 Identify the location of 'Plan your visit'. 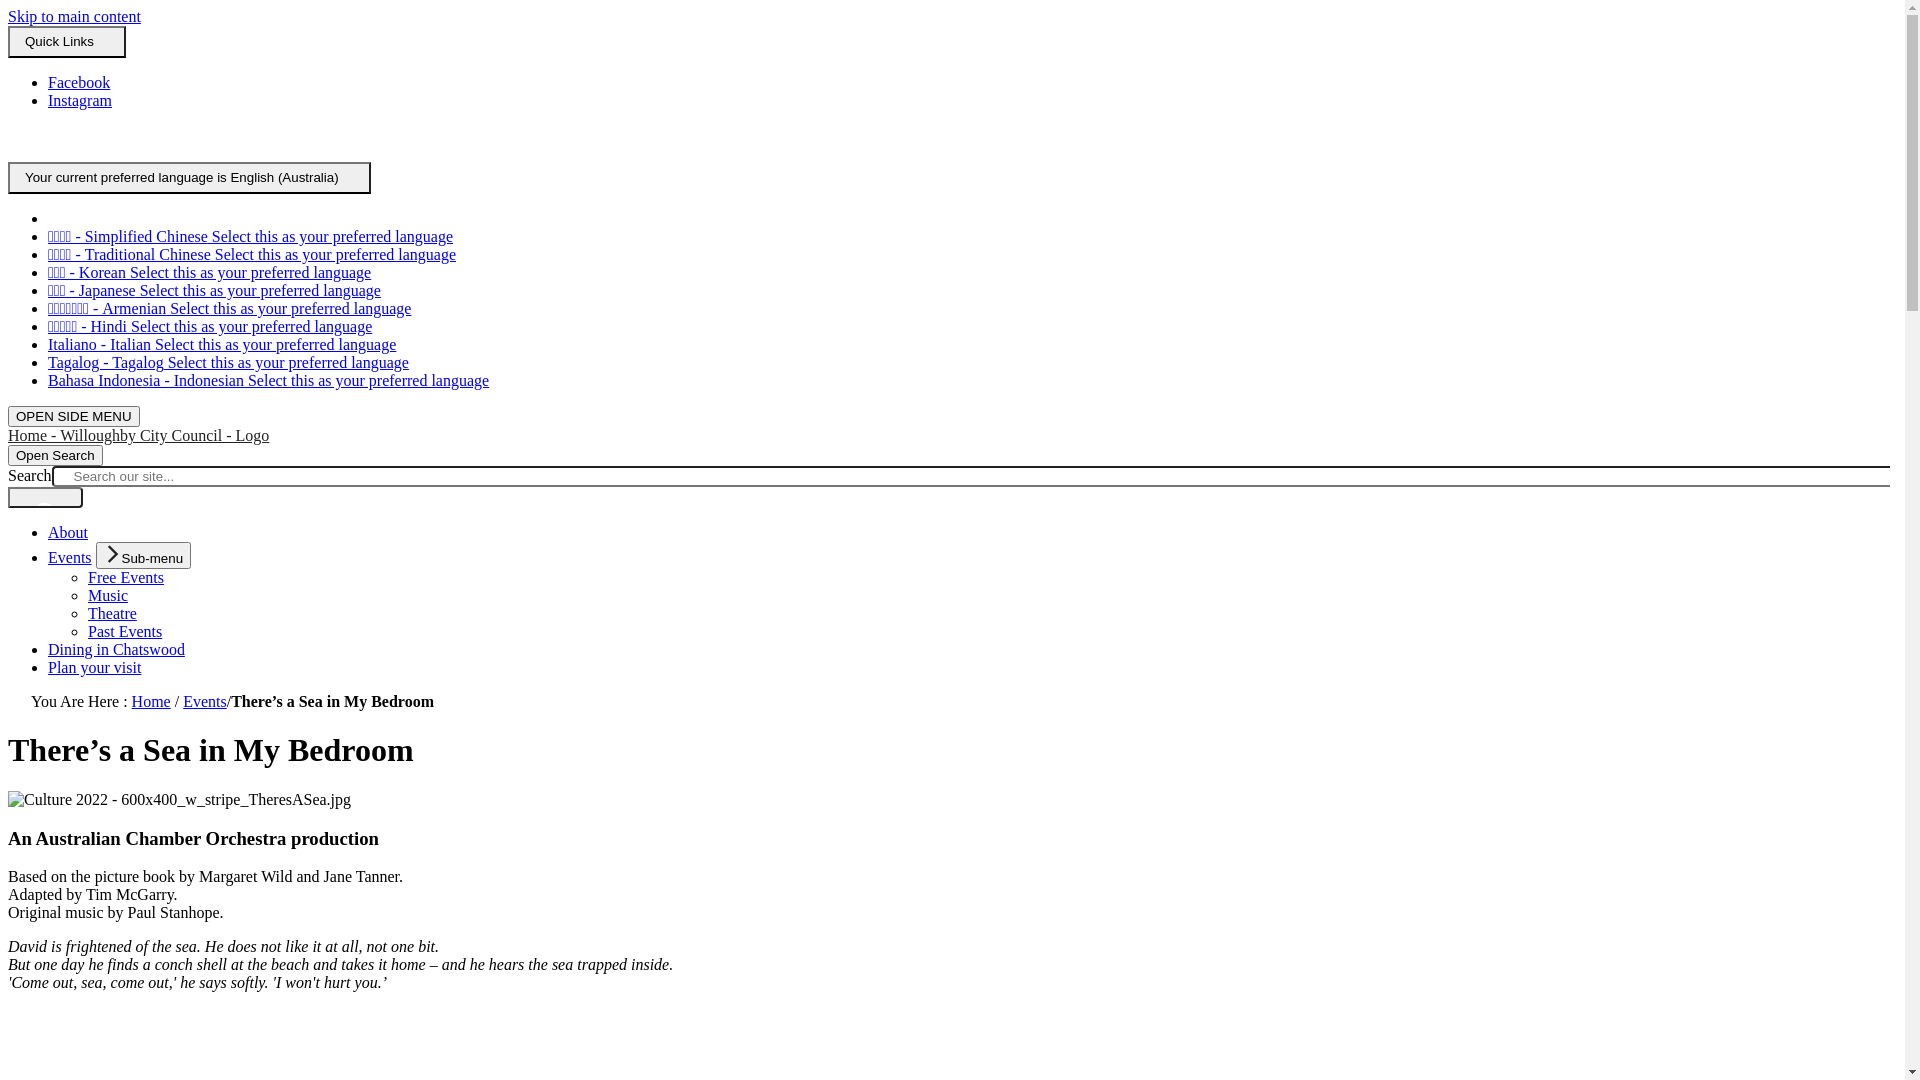
(93, 667).